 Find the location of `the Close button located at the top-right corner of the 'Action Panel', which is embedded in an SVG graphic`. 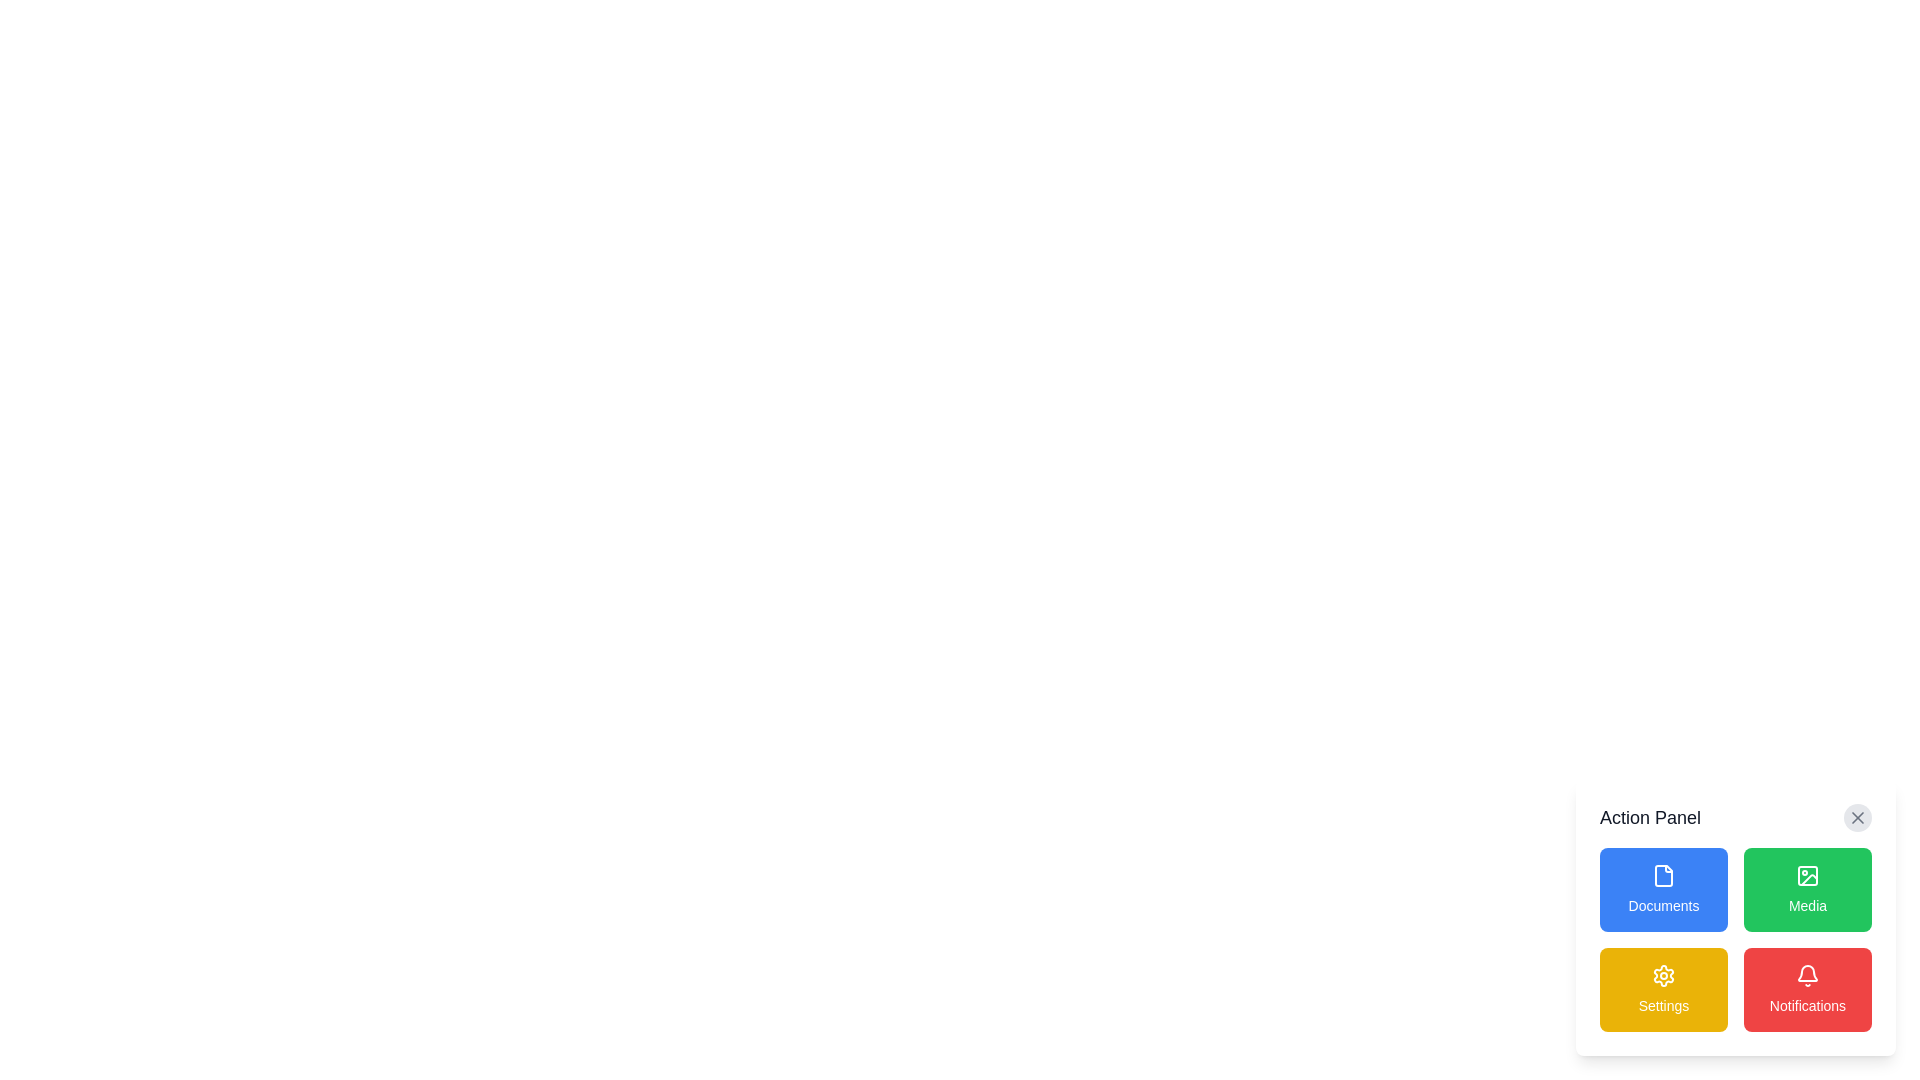

the Close button located at the top-right corner of the 'Action Panel', which is embedded in an SVG graphic is located at coordinates (1856, 817).